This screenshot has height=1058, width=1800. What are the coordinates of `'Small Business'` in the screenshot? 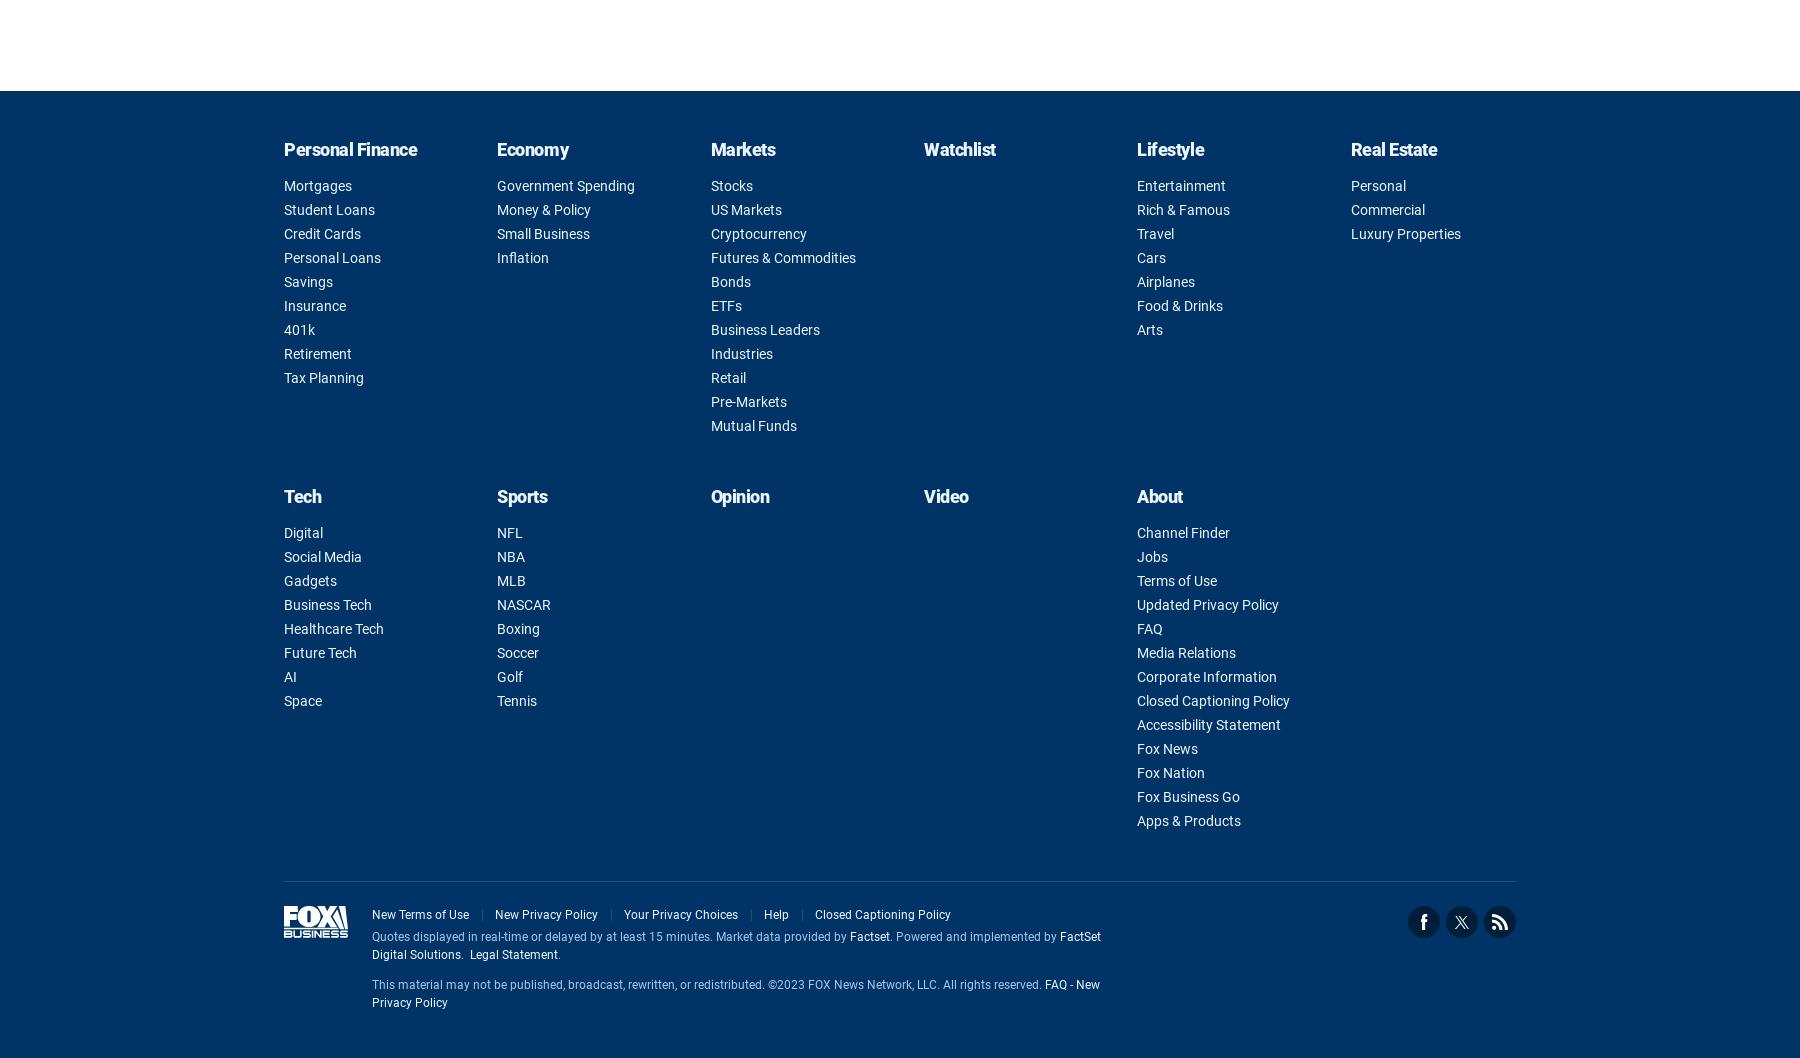 It's located at (495, 234).